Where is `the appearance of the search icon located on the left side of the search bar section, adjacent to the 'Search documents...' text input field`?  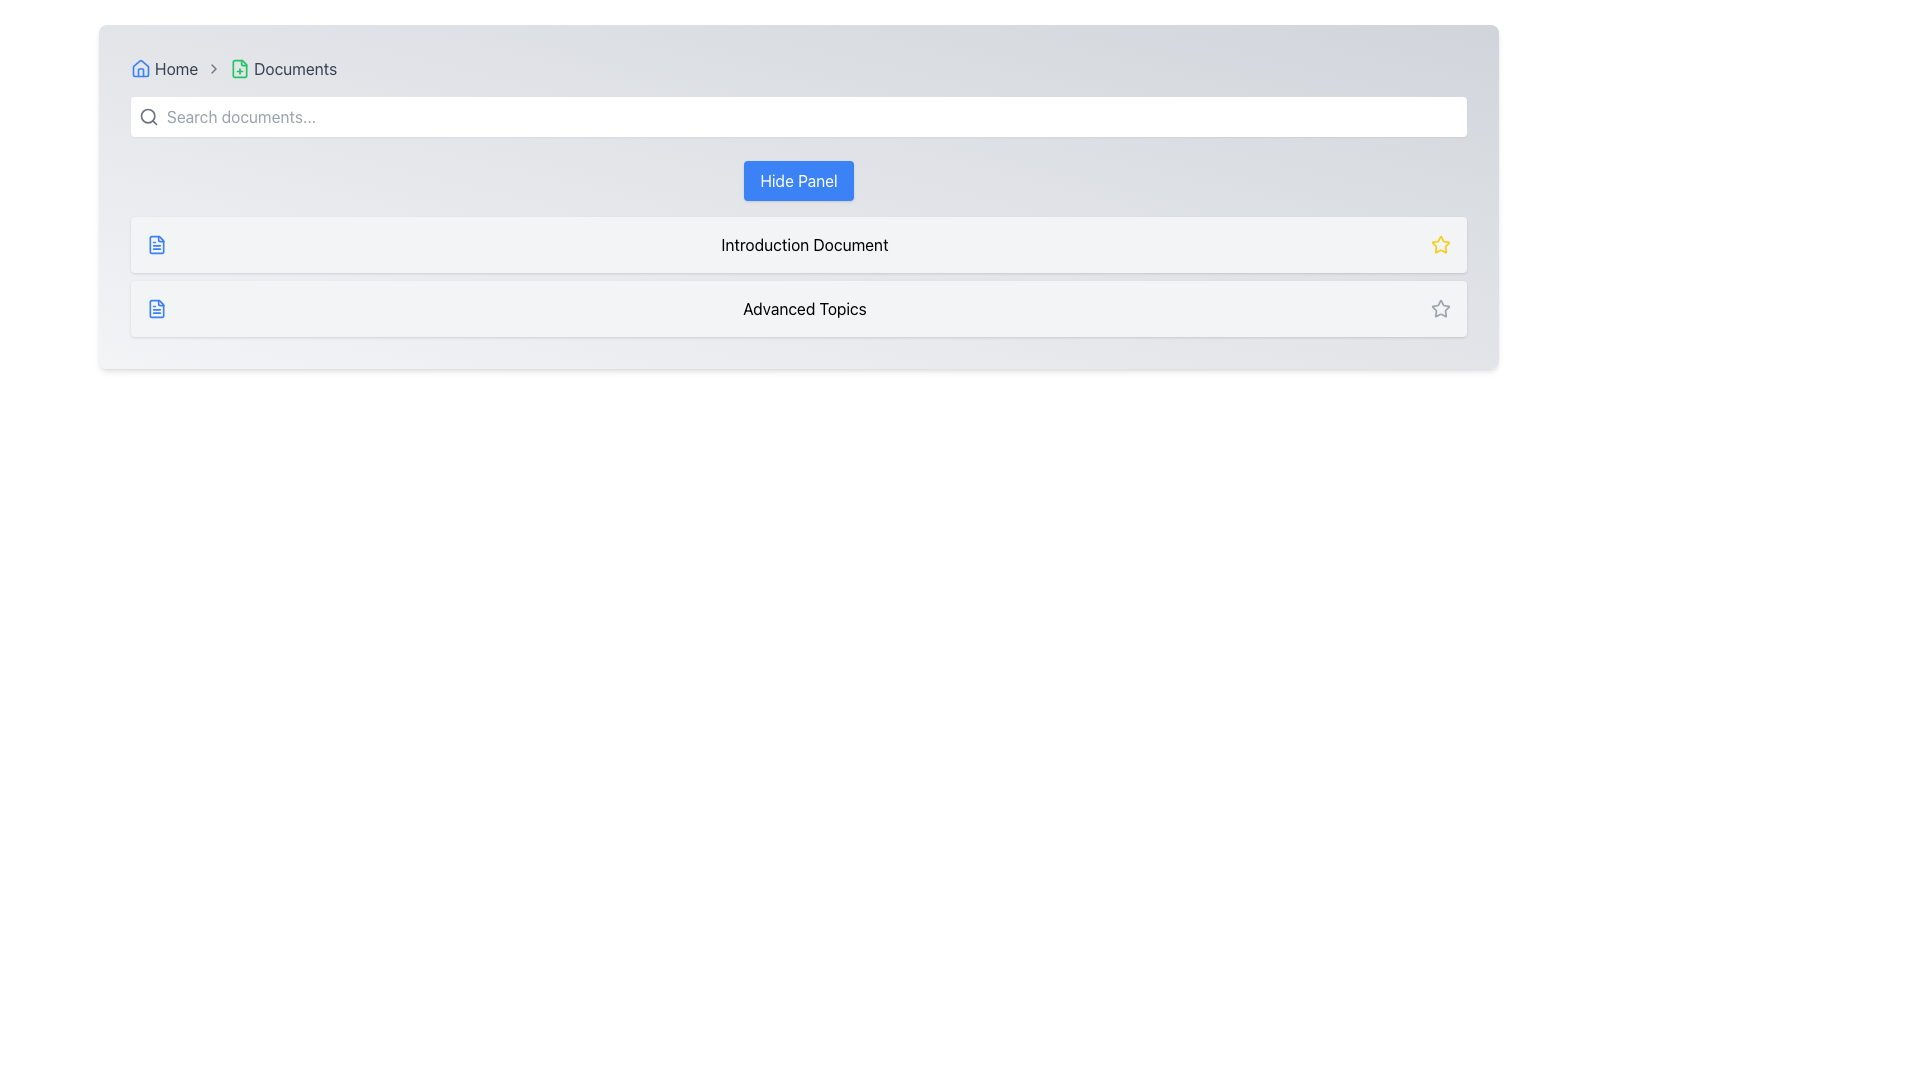 the appearance of the search icon located on the left side of the search bar section, adjacent to the 'Search documents...' text input field is located at coordinates (147, 116).